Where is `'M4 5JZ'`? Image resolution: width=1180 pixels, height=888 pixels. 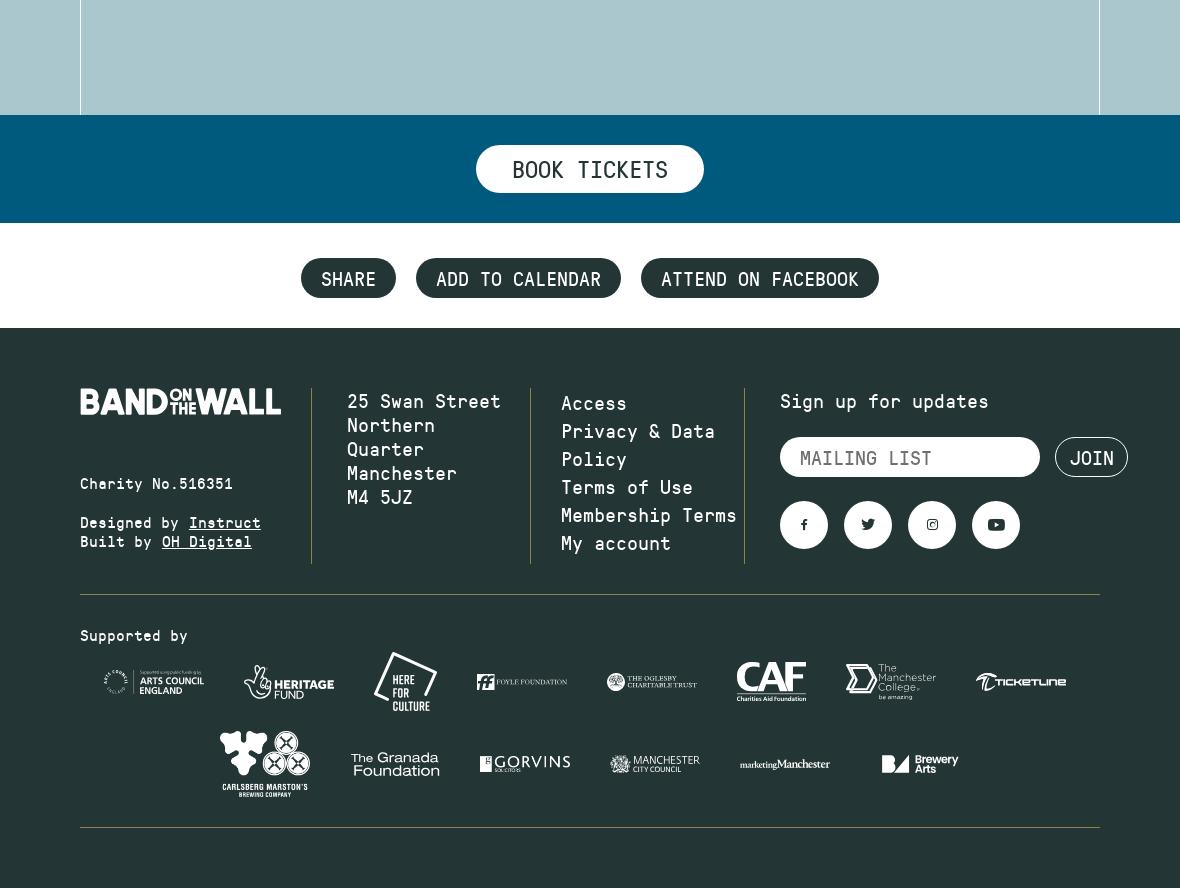
'M4 5JZ' is located at coordinates (378, 496).